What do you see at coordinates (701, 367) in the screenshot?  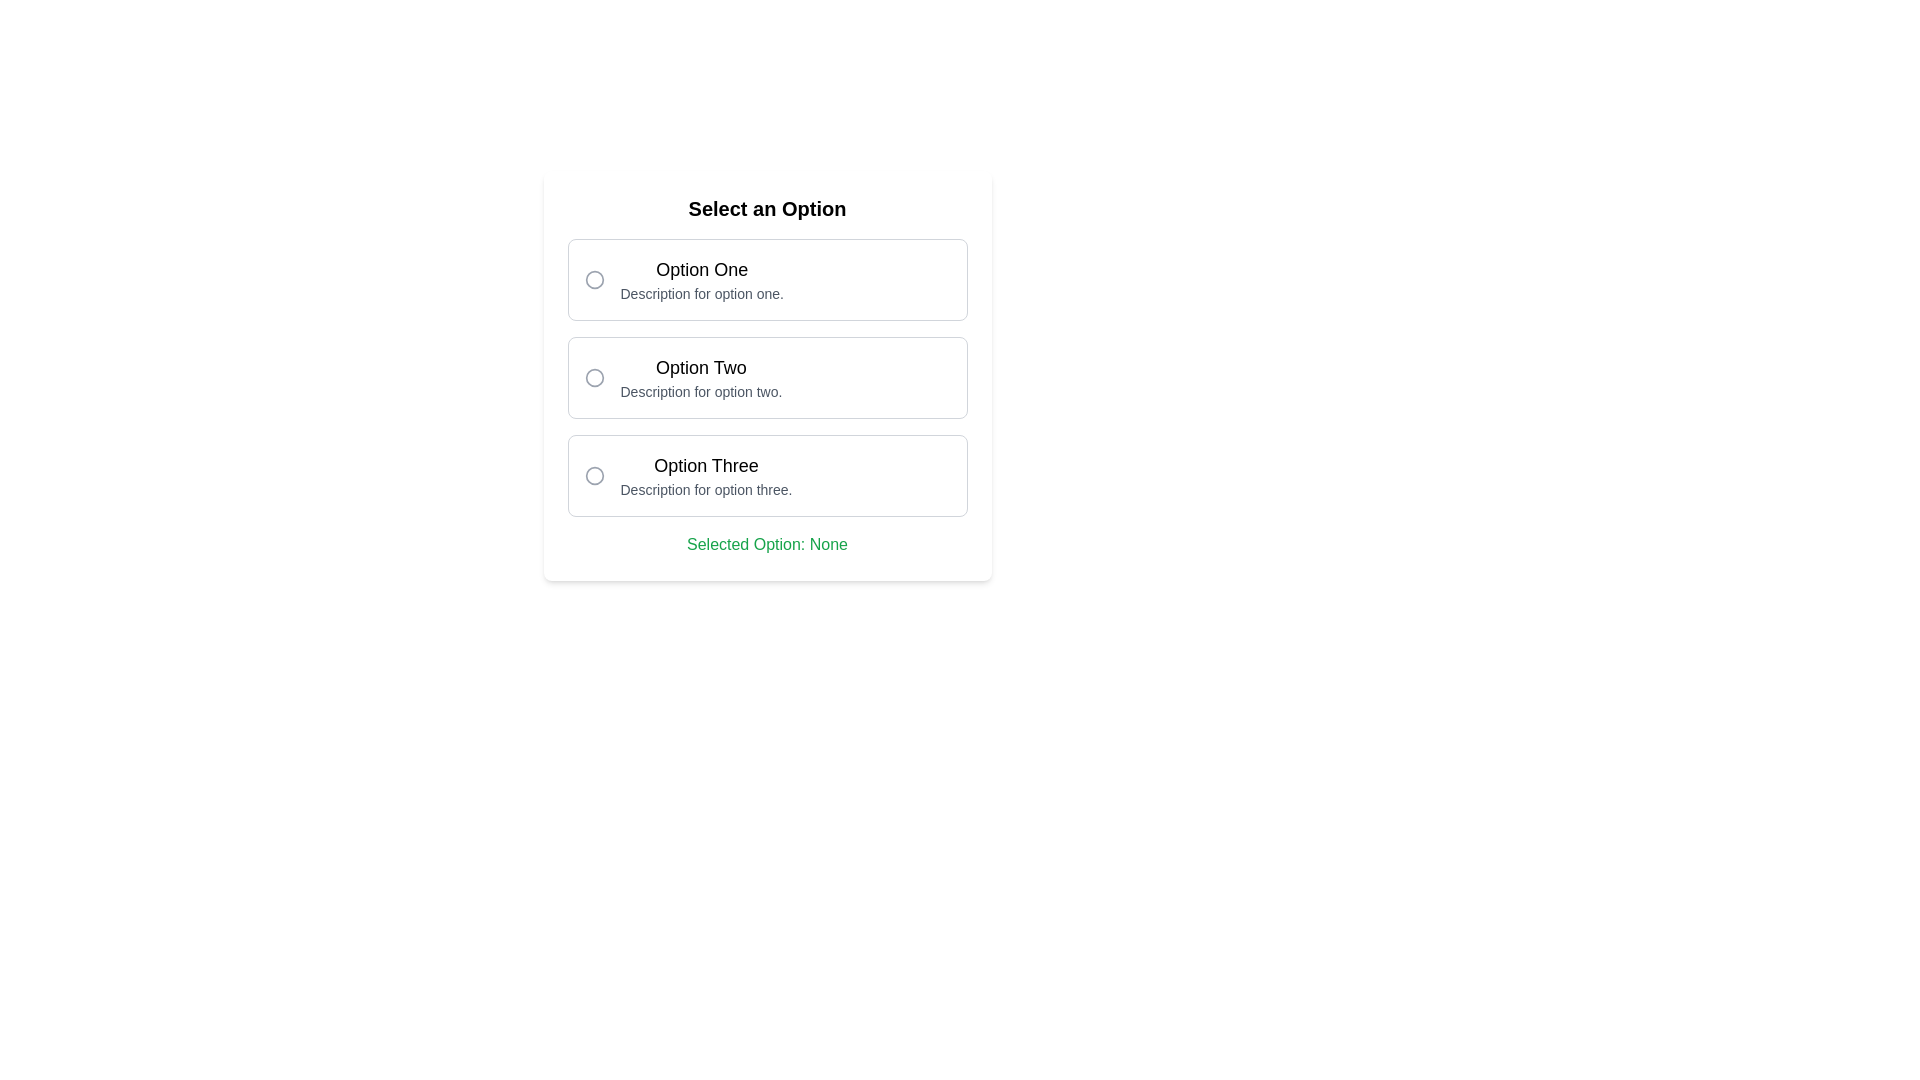 I see `the text label 'Option Two' which is styled with a medium font size and bold weight, located in the second option box of a list of three selectable options` at bounding box center [701, 367].